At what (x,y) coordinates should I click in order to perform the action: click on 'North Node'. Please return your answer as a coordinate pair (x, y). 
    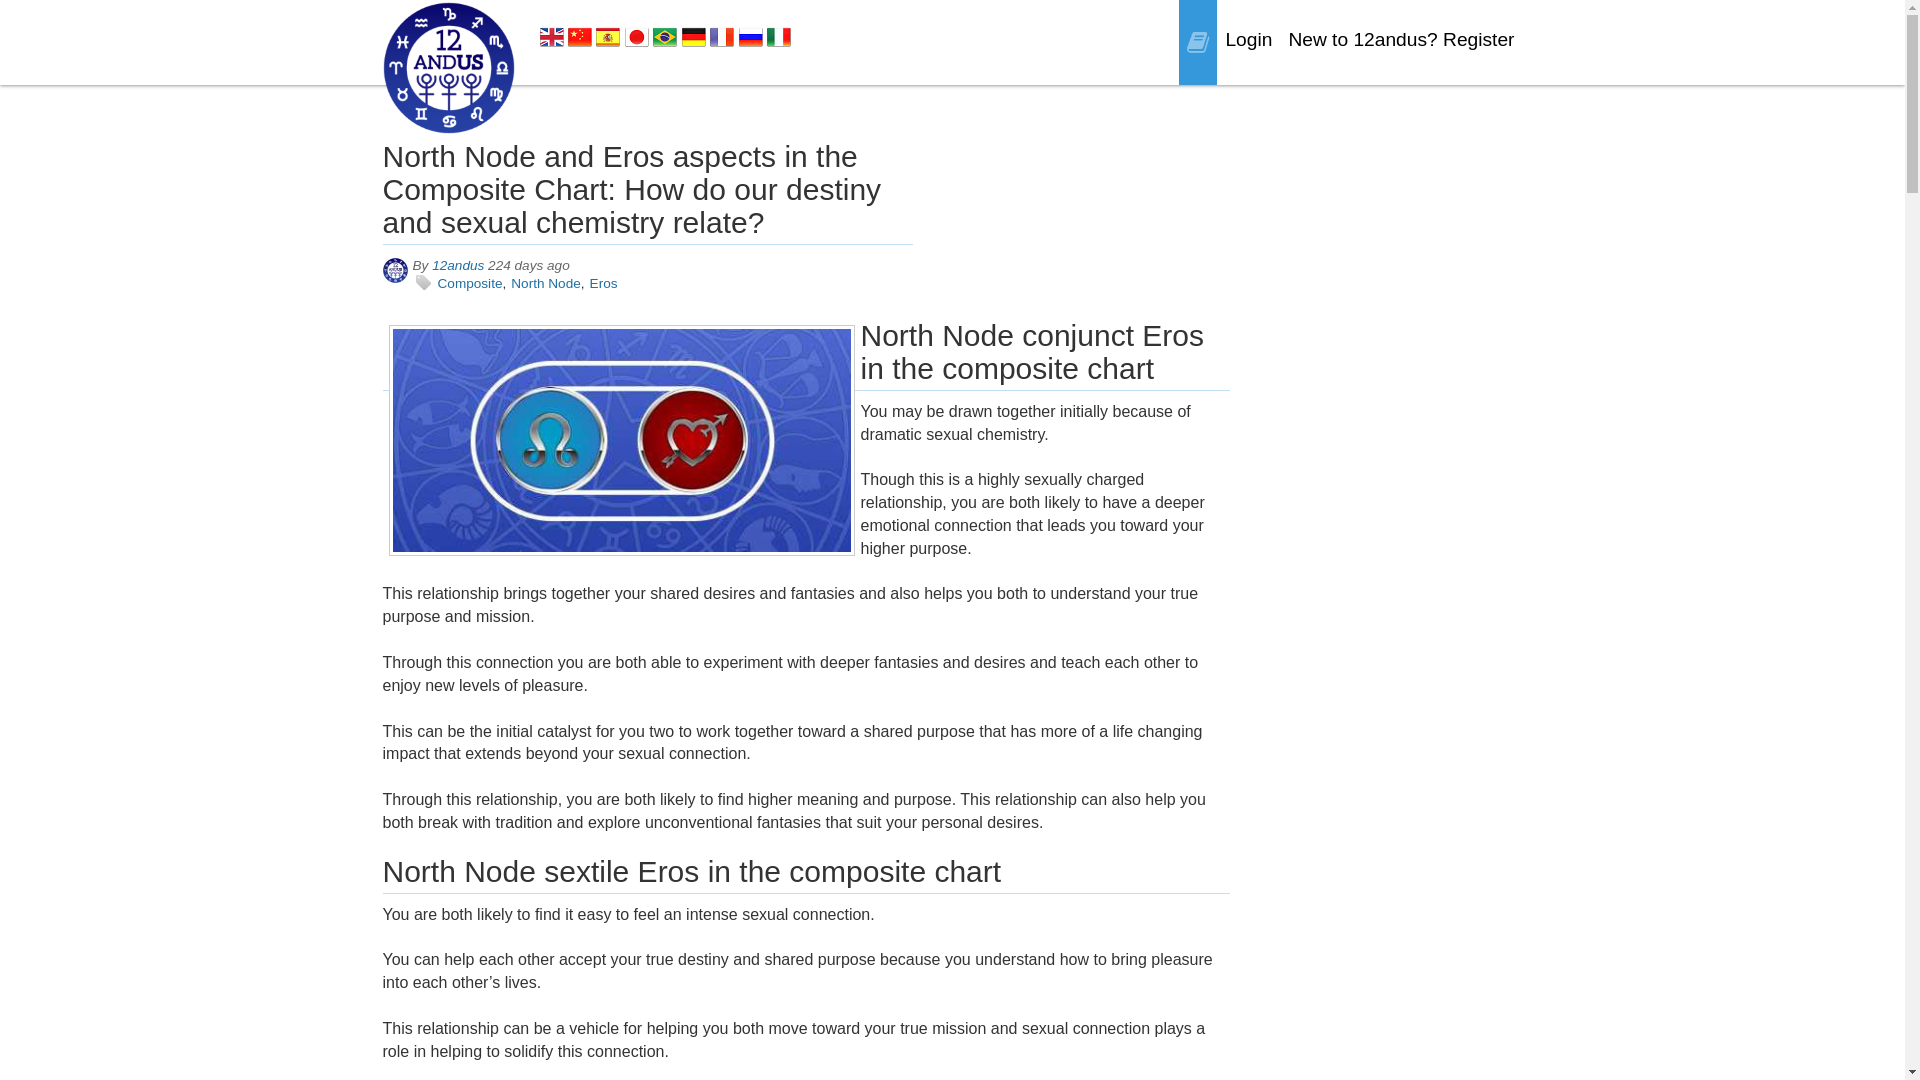
    Looking at the image, I should click on (546, 283).